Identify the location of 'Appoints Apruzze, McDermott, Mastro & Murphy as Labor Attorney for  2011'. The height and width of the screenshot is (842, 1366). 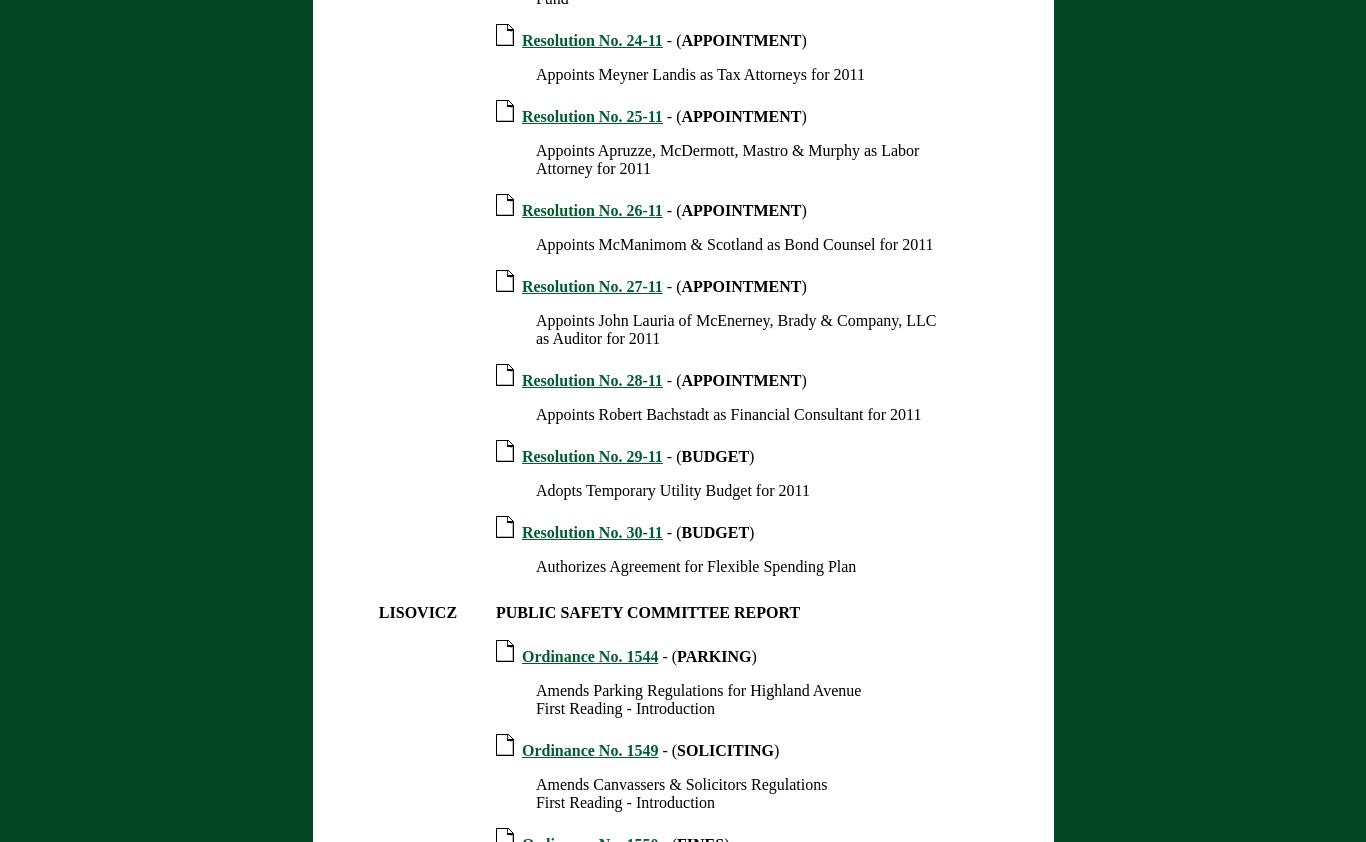
(726, 158).